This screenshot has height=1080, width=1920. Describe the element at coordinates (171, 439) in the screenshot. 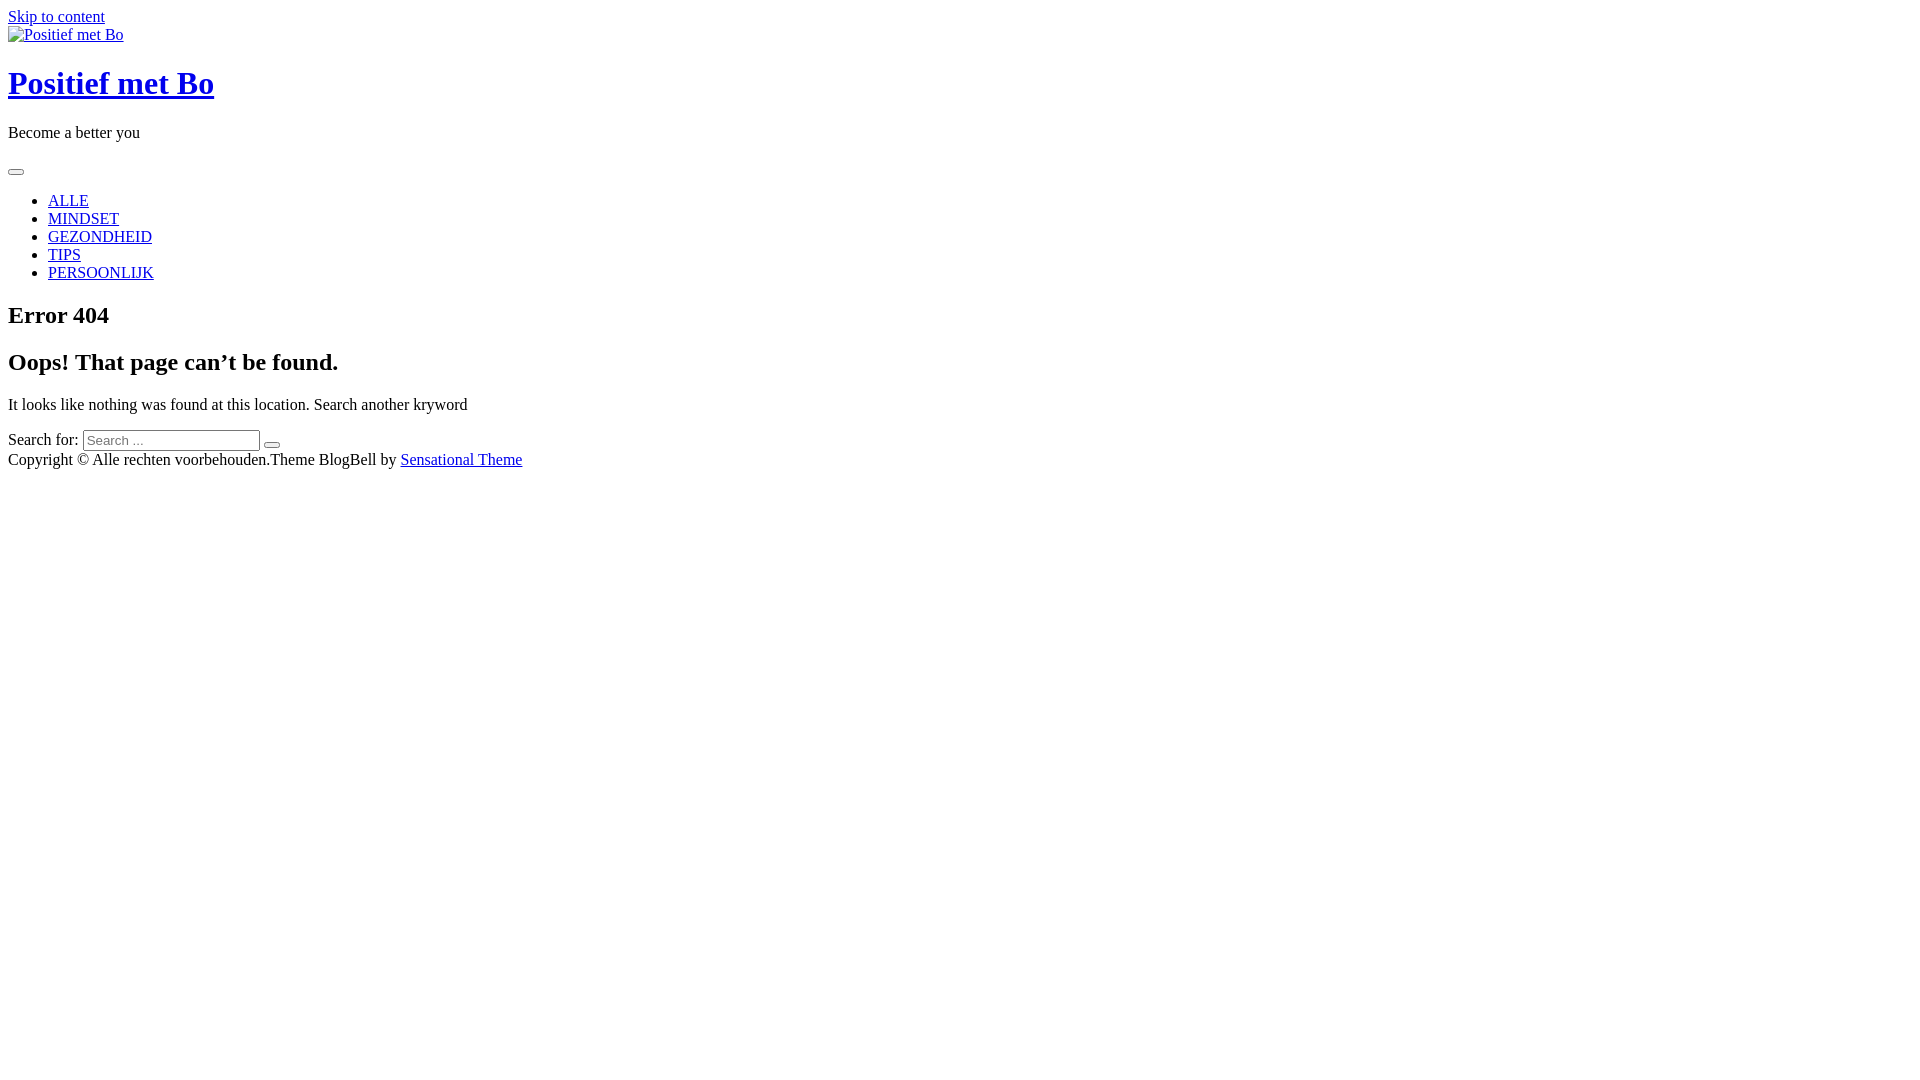

I see `'Search for:'` at that location.